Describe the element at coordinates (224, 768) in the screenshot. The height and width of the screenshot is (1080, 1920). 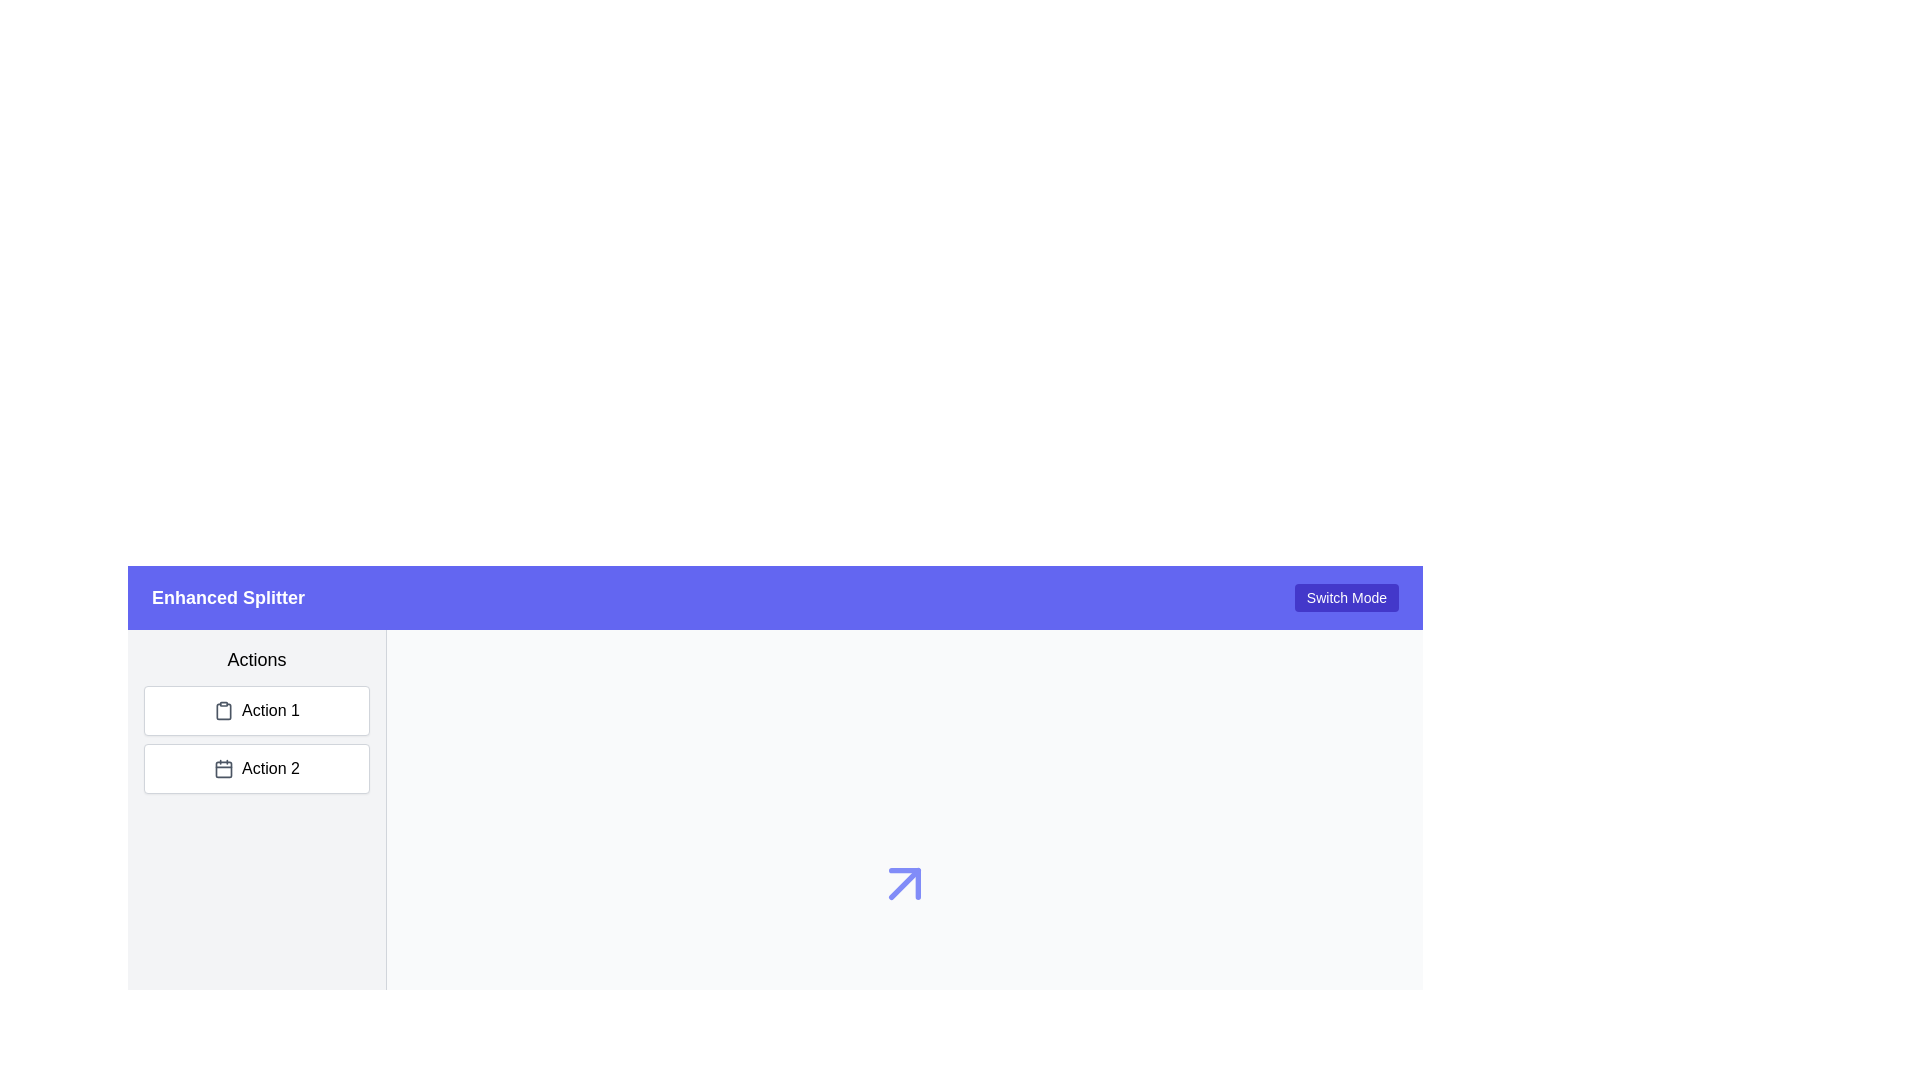
I see `the calendar icon's body represented by the SVG shape (rectangle with rounded corners) inside the second button labeled 'Action 2' in the 'Actions' column` at that location.